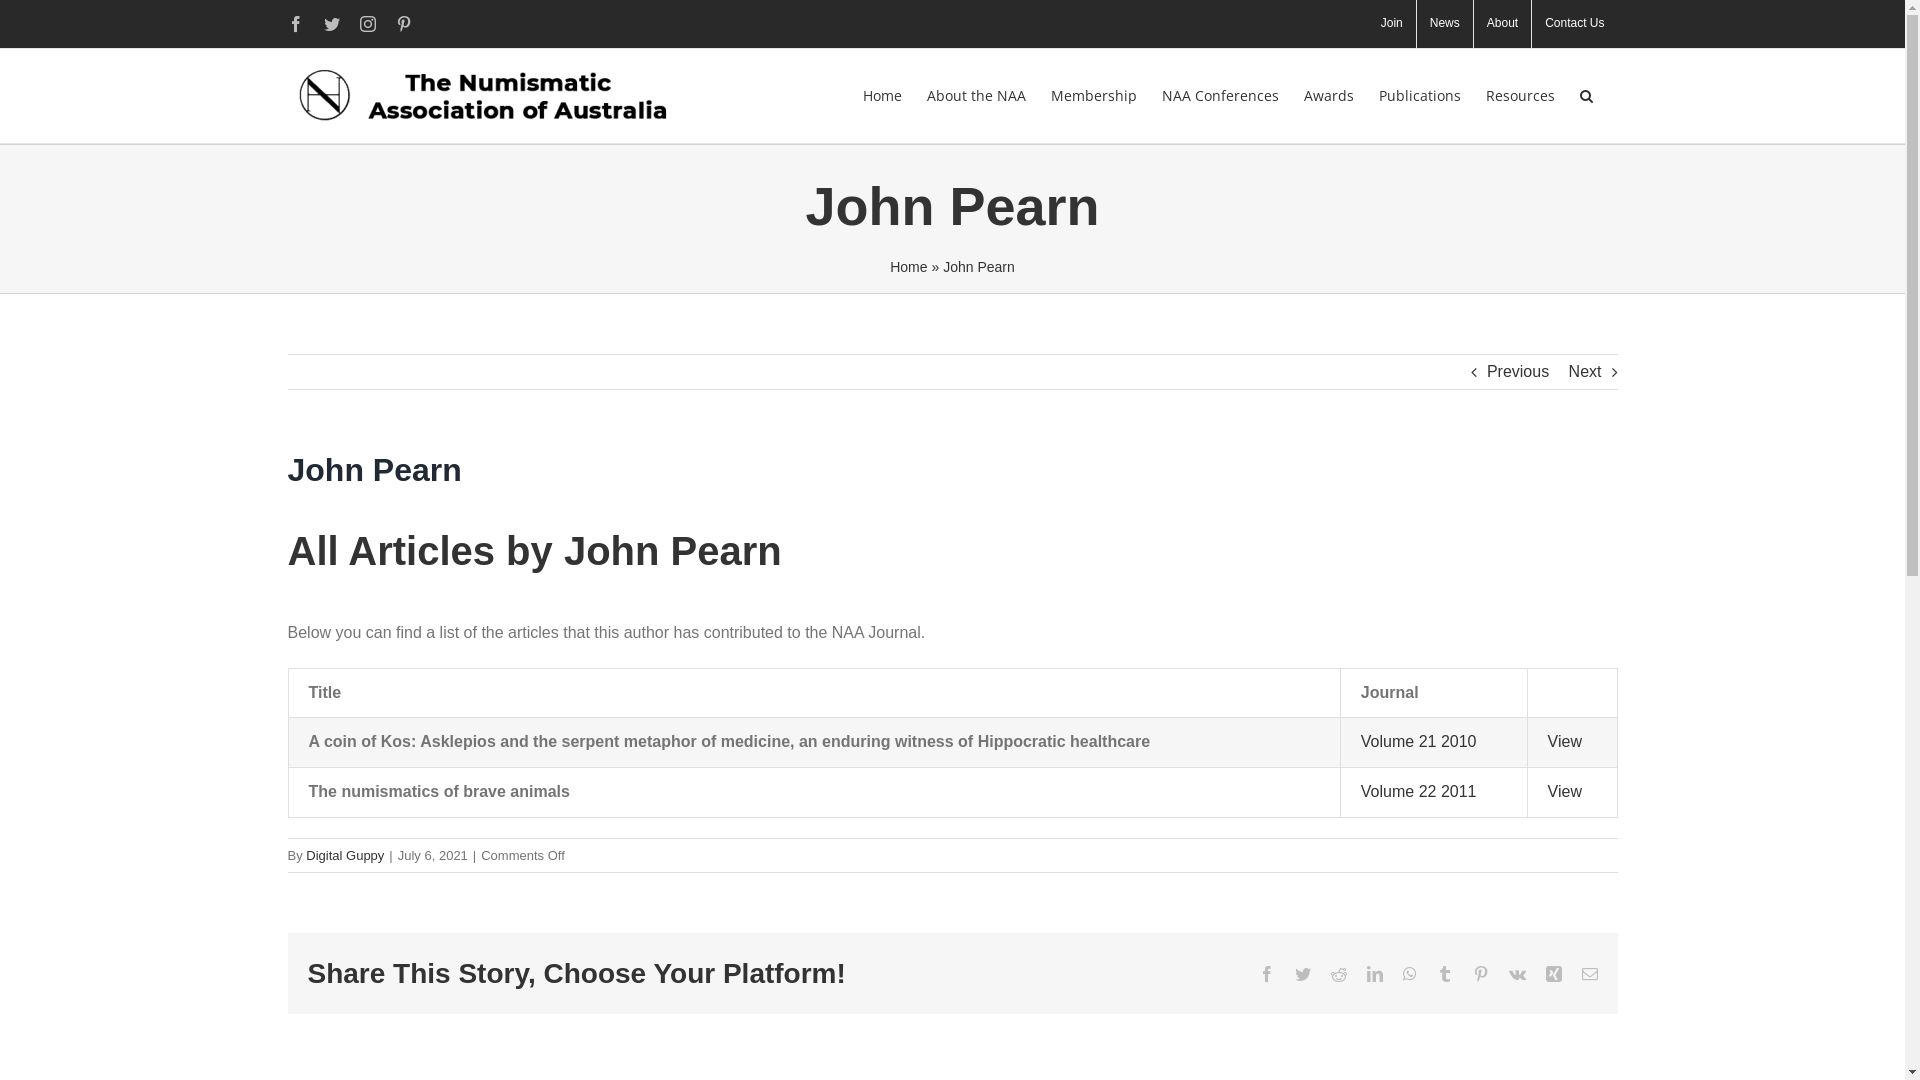 Image resolution: width=1920 pixels, height=1080 pixels. Describe the element at coordinates (1418, 96) in the screenshot. I see `'Publications'` at that location.